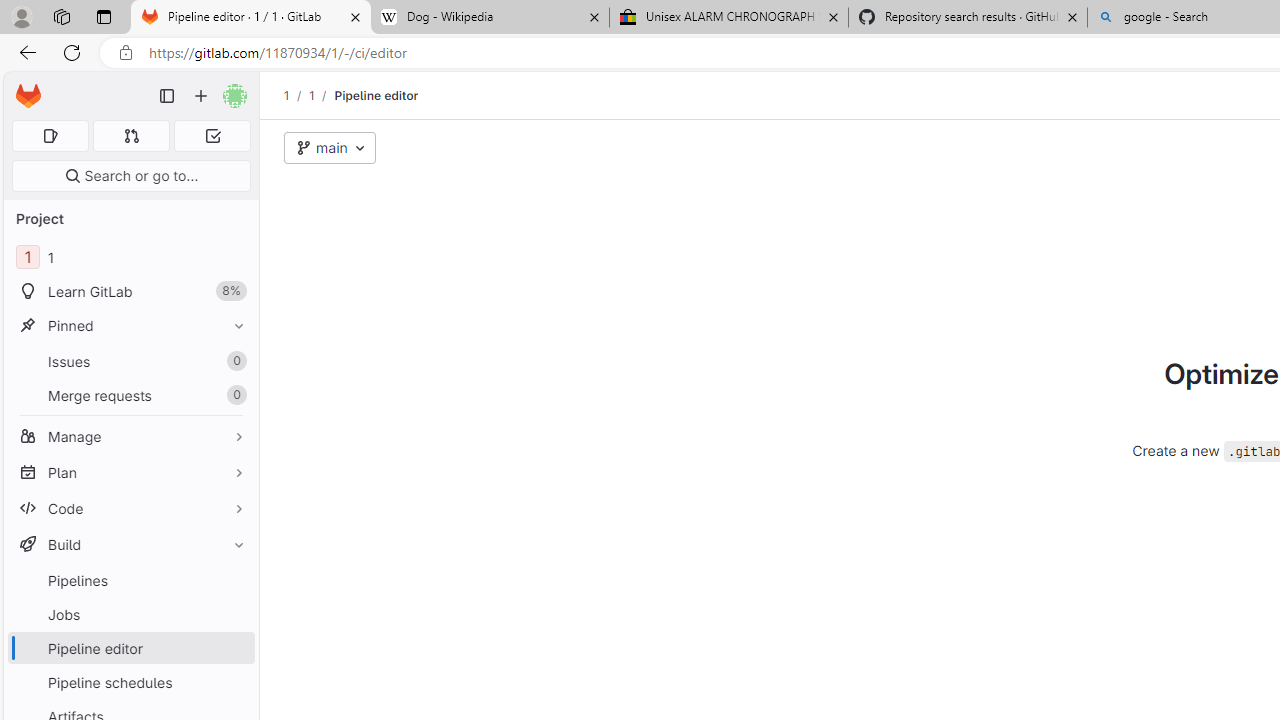 This screenshot has height=720, width=1280. I want to click on 'Jobs', so click(130, 613).